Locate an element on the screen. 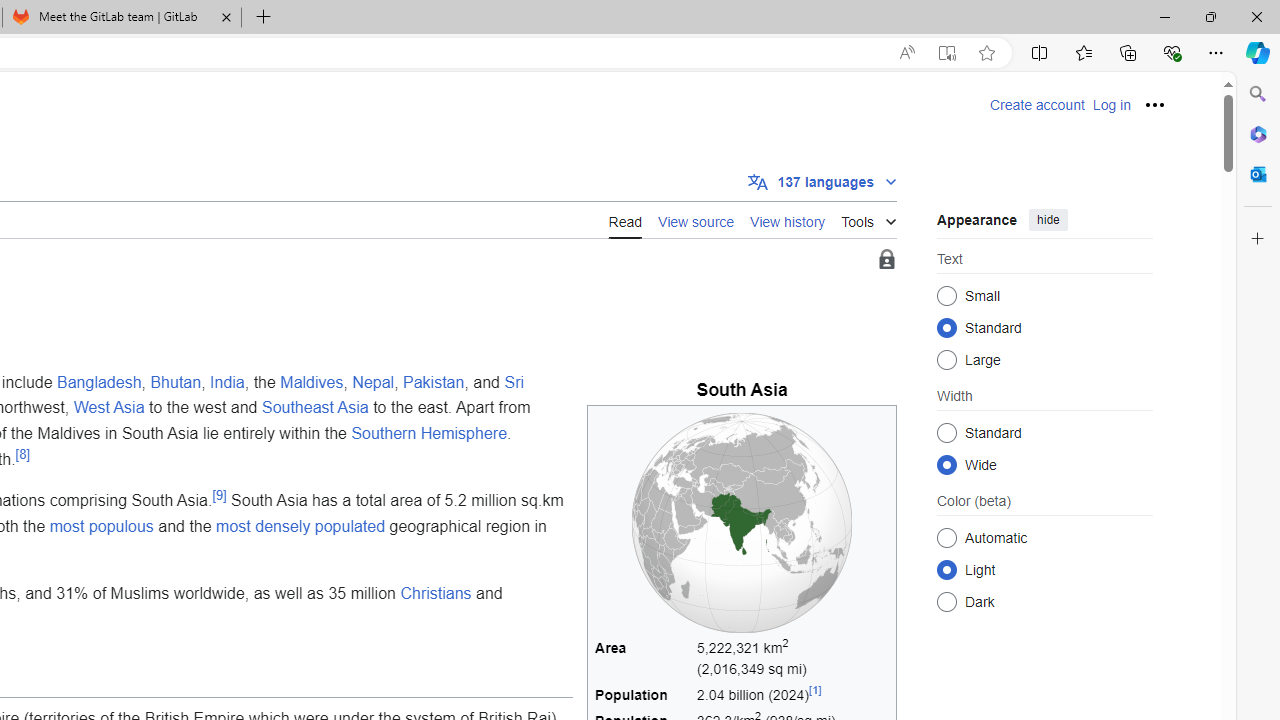  '2.04 billion (2024)[1]' is located at coordinates (792, 694).